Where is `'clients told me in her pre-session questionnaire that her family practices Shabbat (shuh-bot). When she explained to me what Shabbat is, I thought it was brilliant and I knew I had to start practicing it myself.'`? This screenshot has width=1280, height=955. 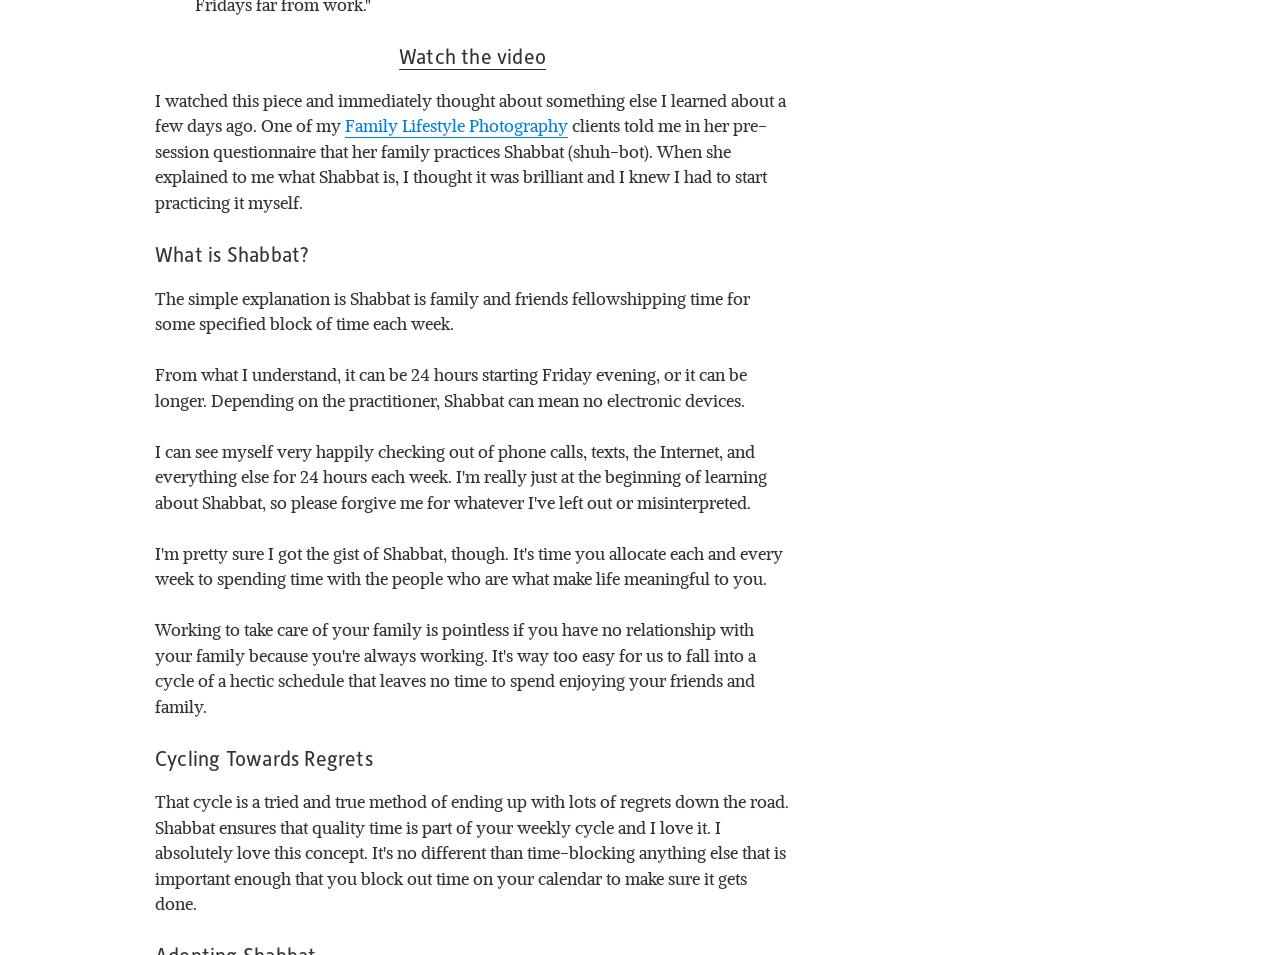
'clients told me in her pre-session questionnaire that her family practices Shabbat (shuh-bot). When she explained to me what Shabbat is, I thought it was brilliant and I knew I had to start practicing it myself.' is located at coordinates (461, 163).